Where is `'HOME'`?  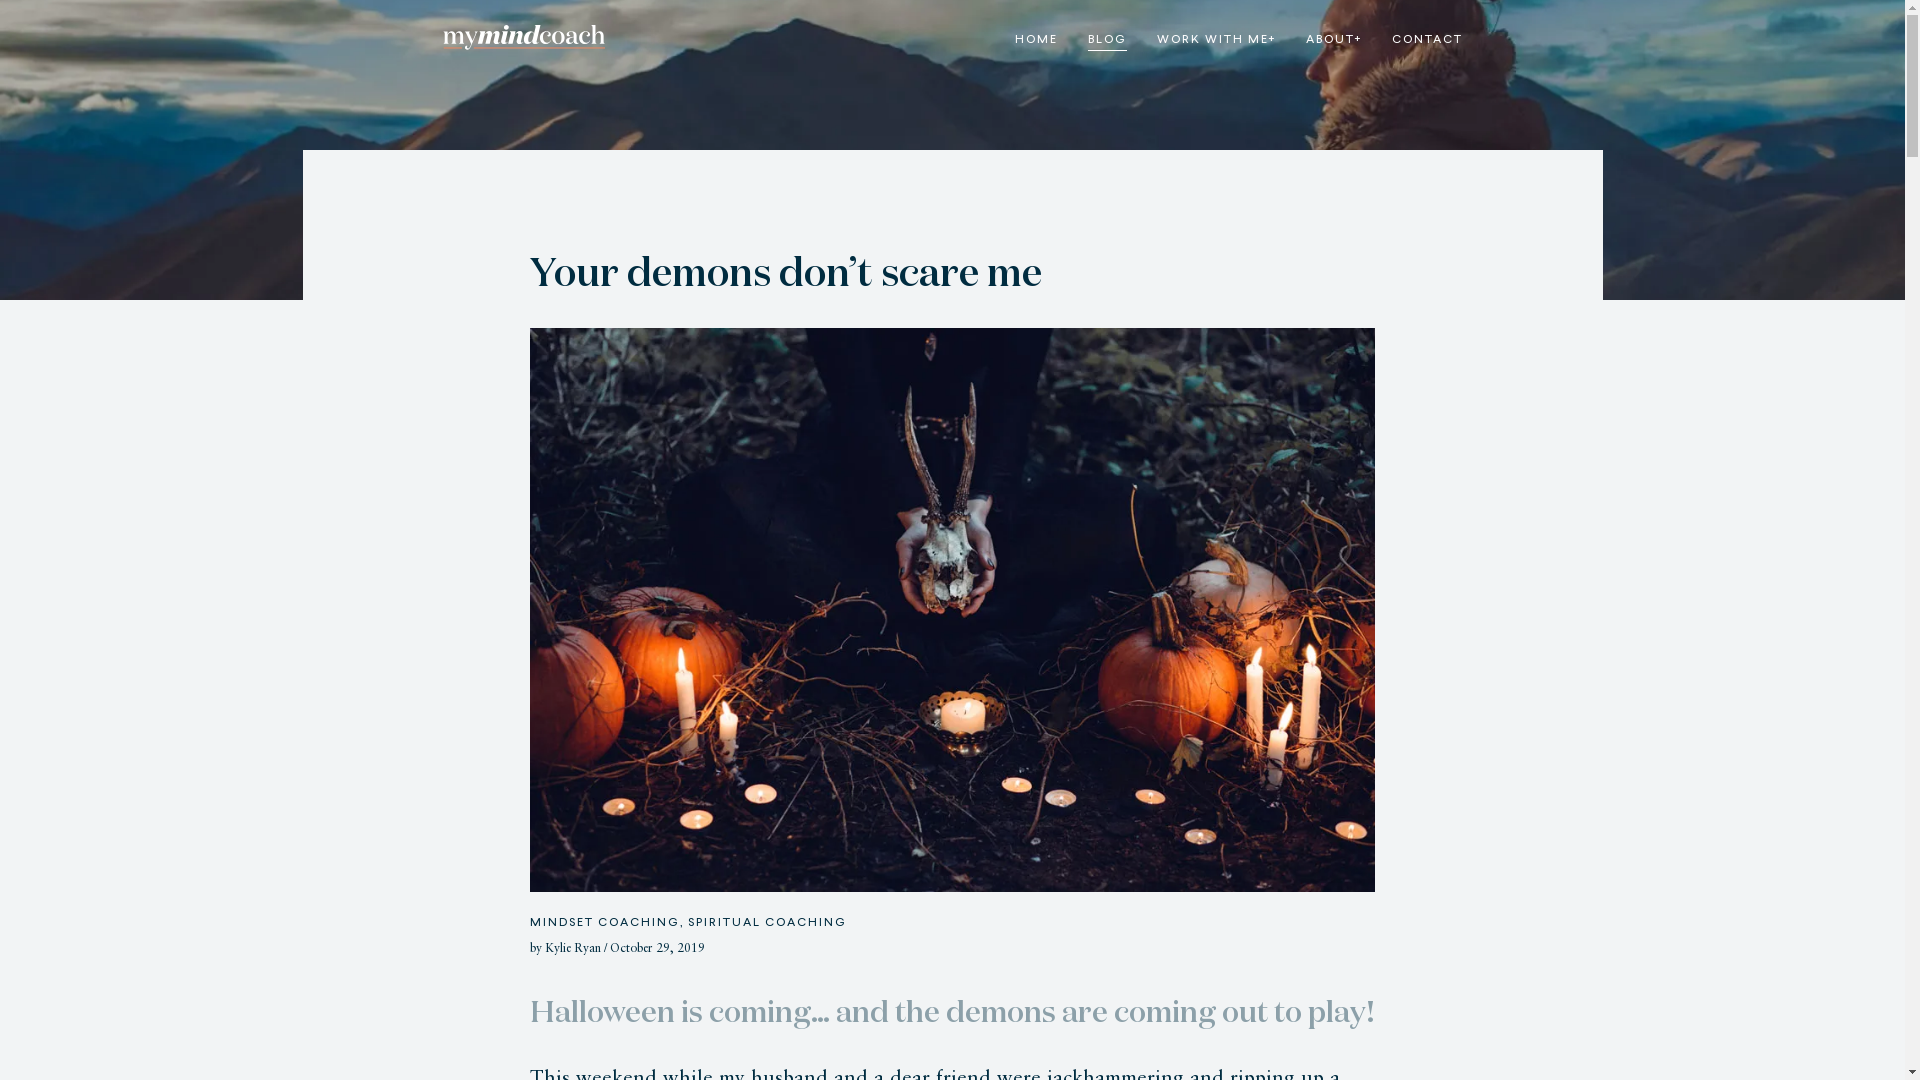 'HOME' is located at coordinates (1035, 40).